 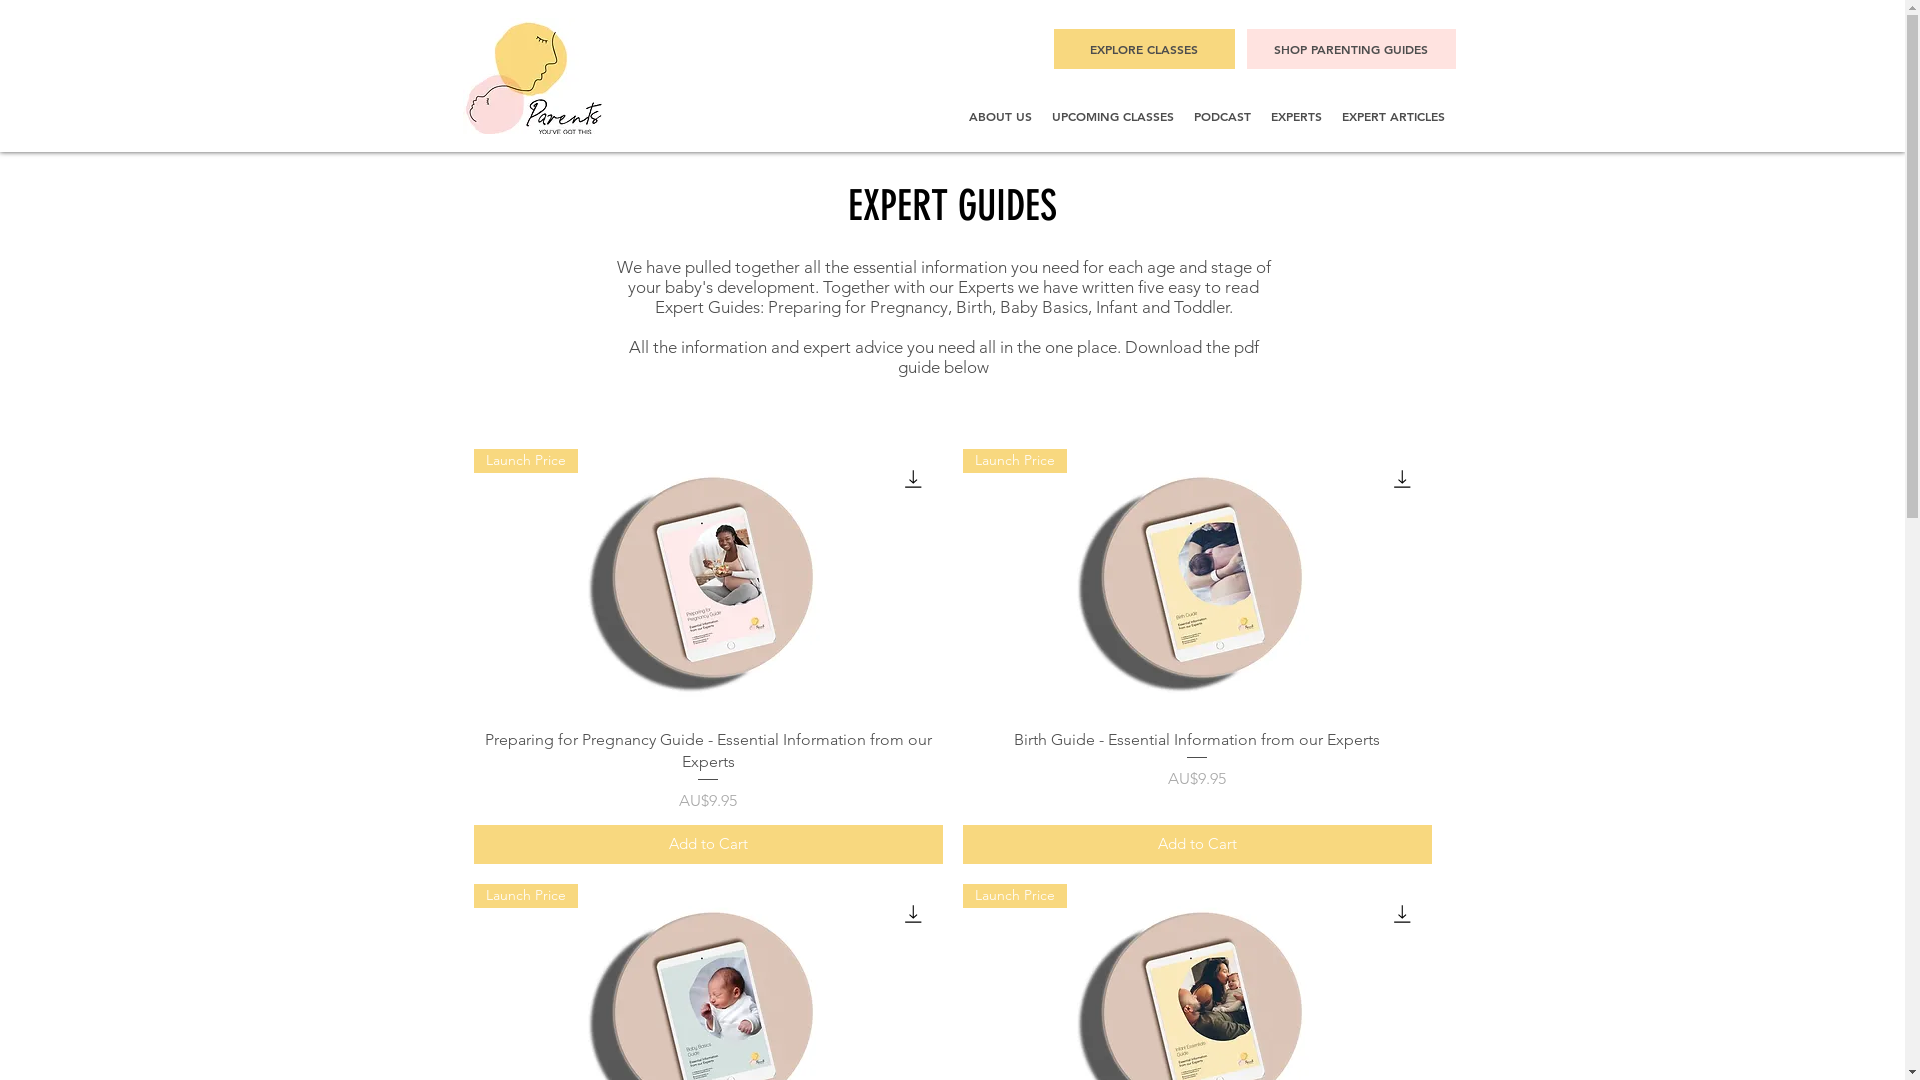 What do you see at coordinates (1245, 48) in the screenshot?
I see `'SHOP PARENTING GUIDES'` at bounding box center [1245, 48].